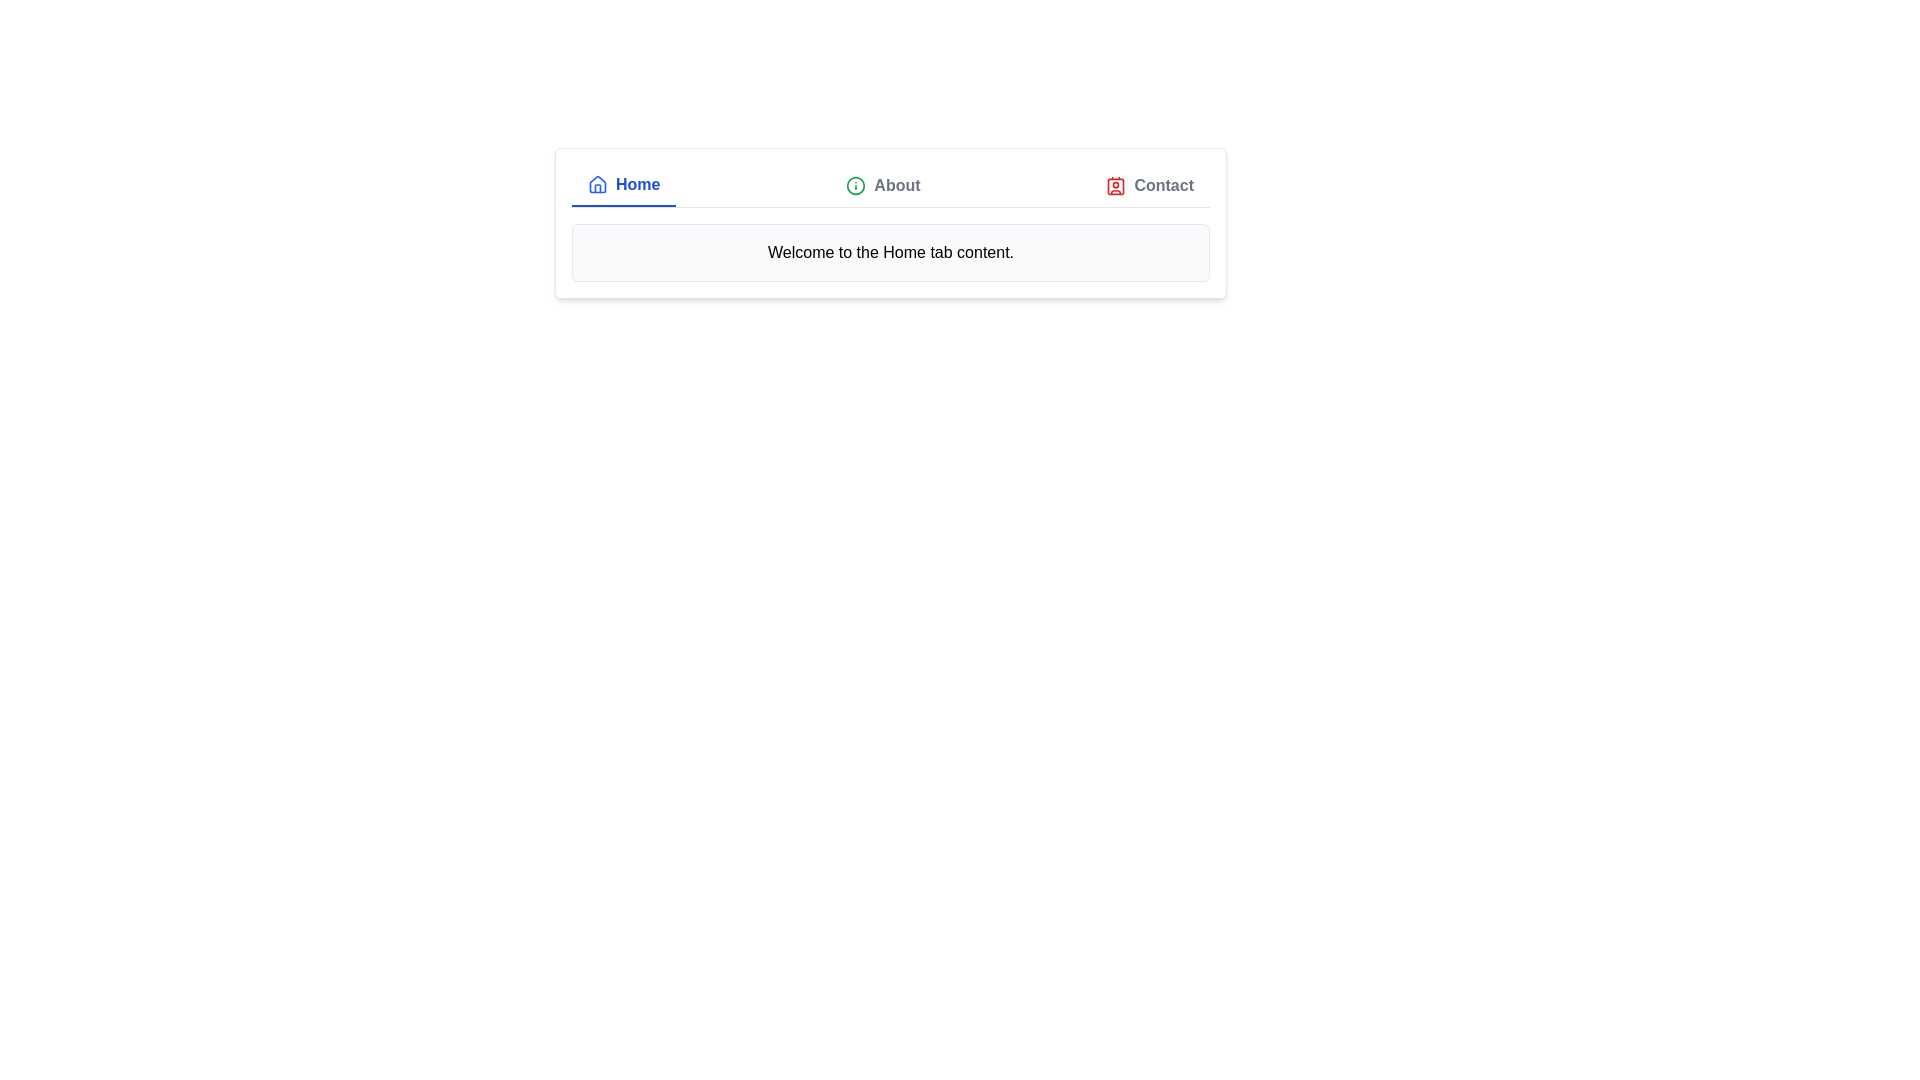 This screenshot has width=1920, height=1080. Describe the element at coordinates (1150, 185) in the screenshot. I see `the navigation menu button that serves as the third item in the horizontal navigation bar, which navigates to the Contact section` at that location.